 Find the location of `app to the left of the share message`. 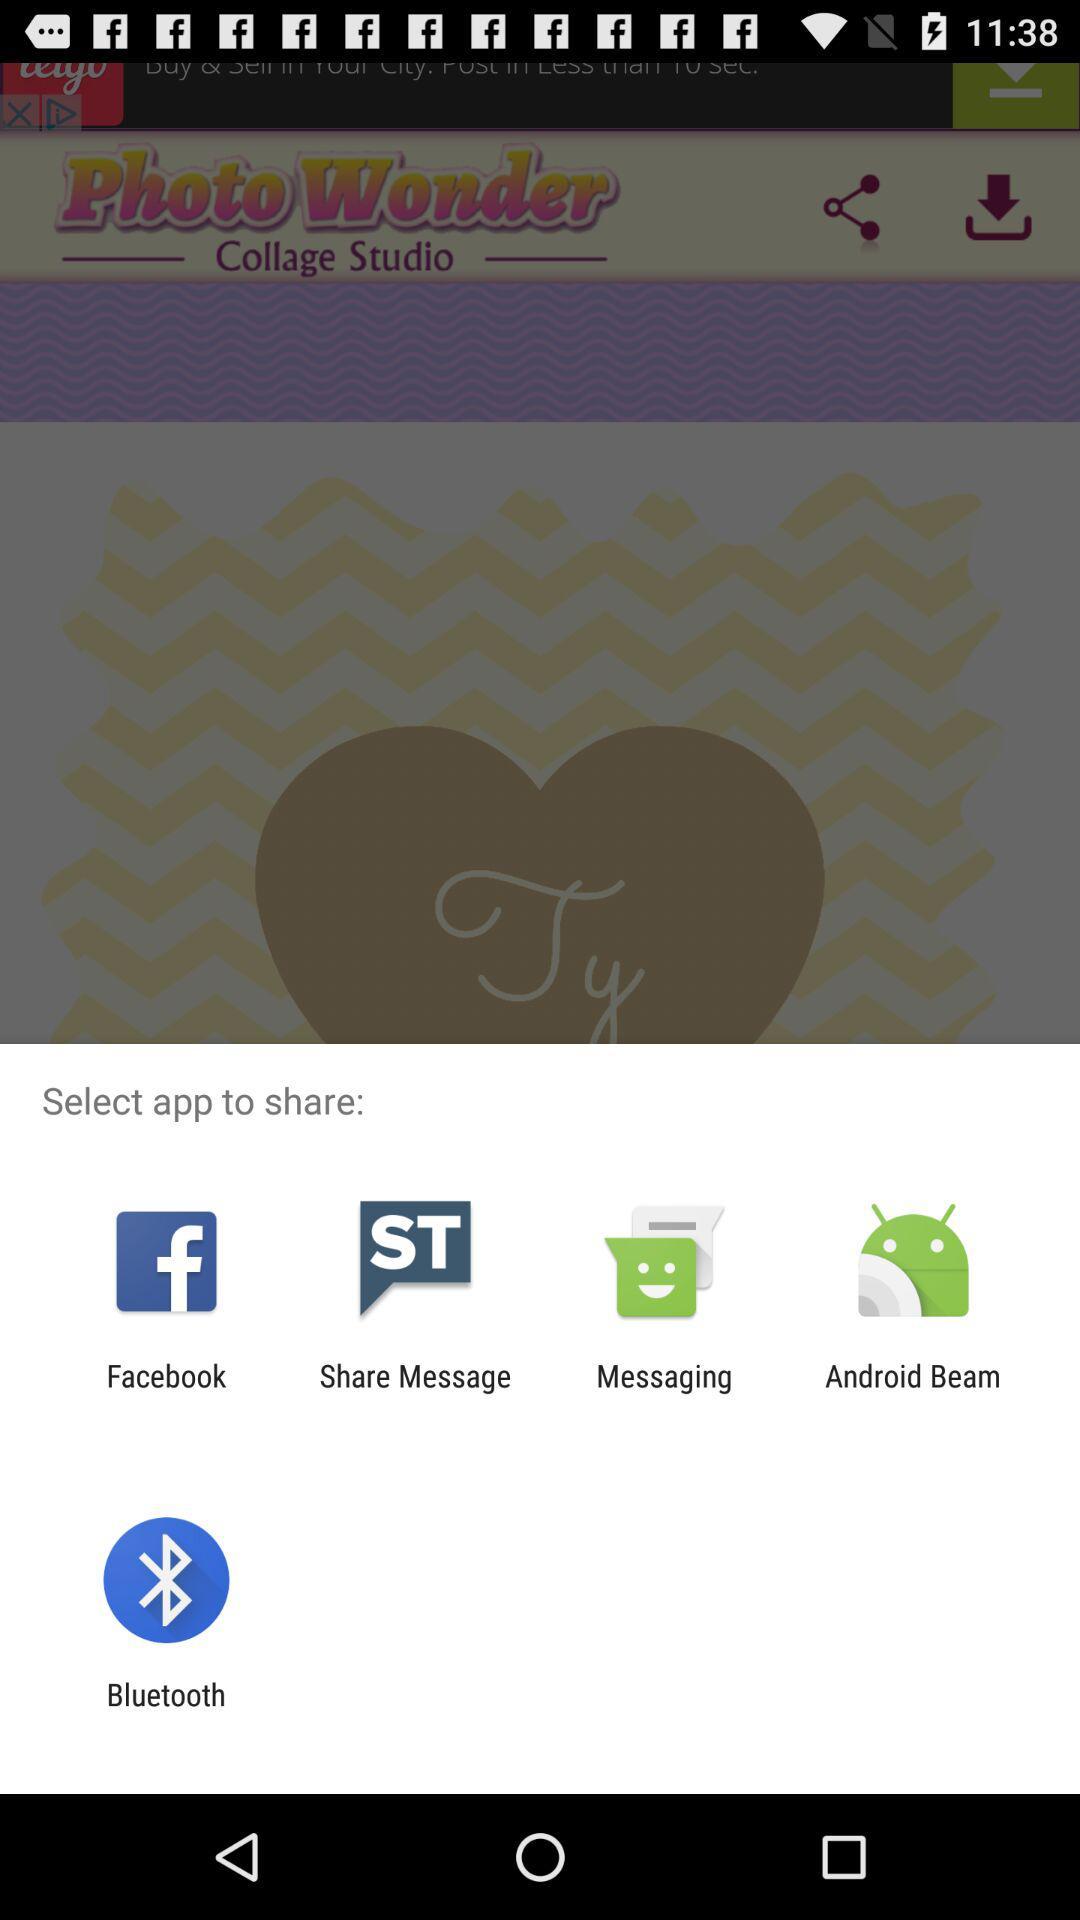

app to the left of the share message is located at coordinates (165, 1392).